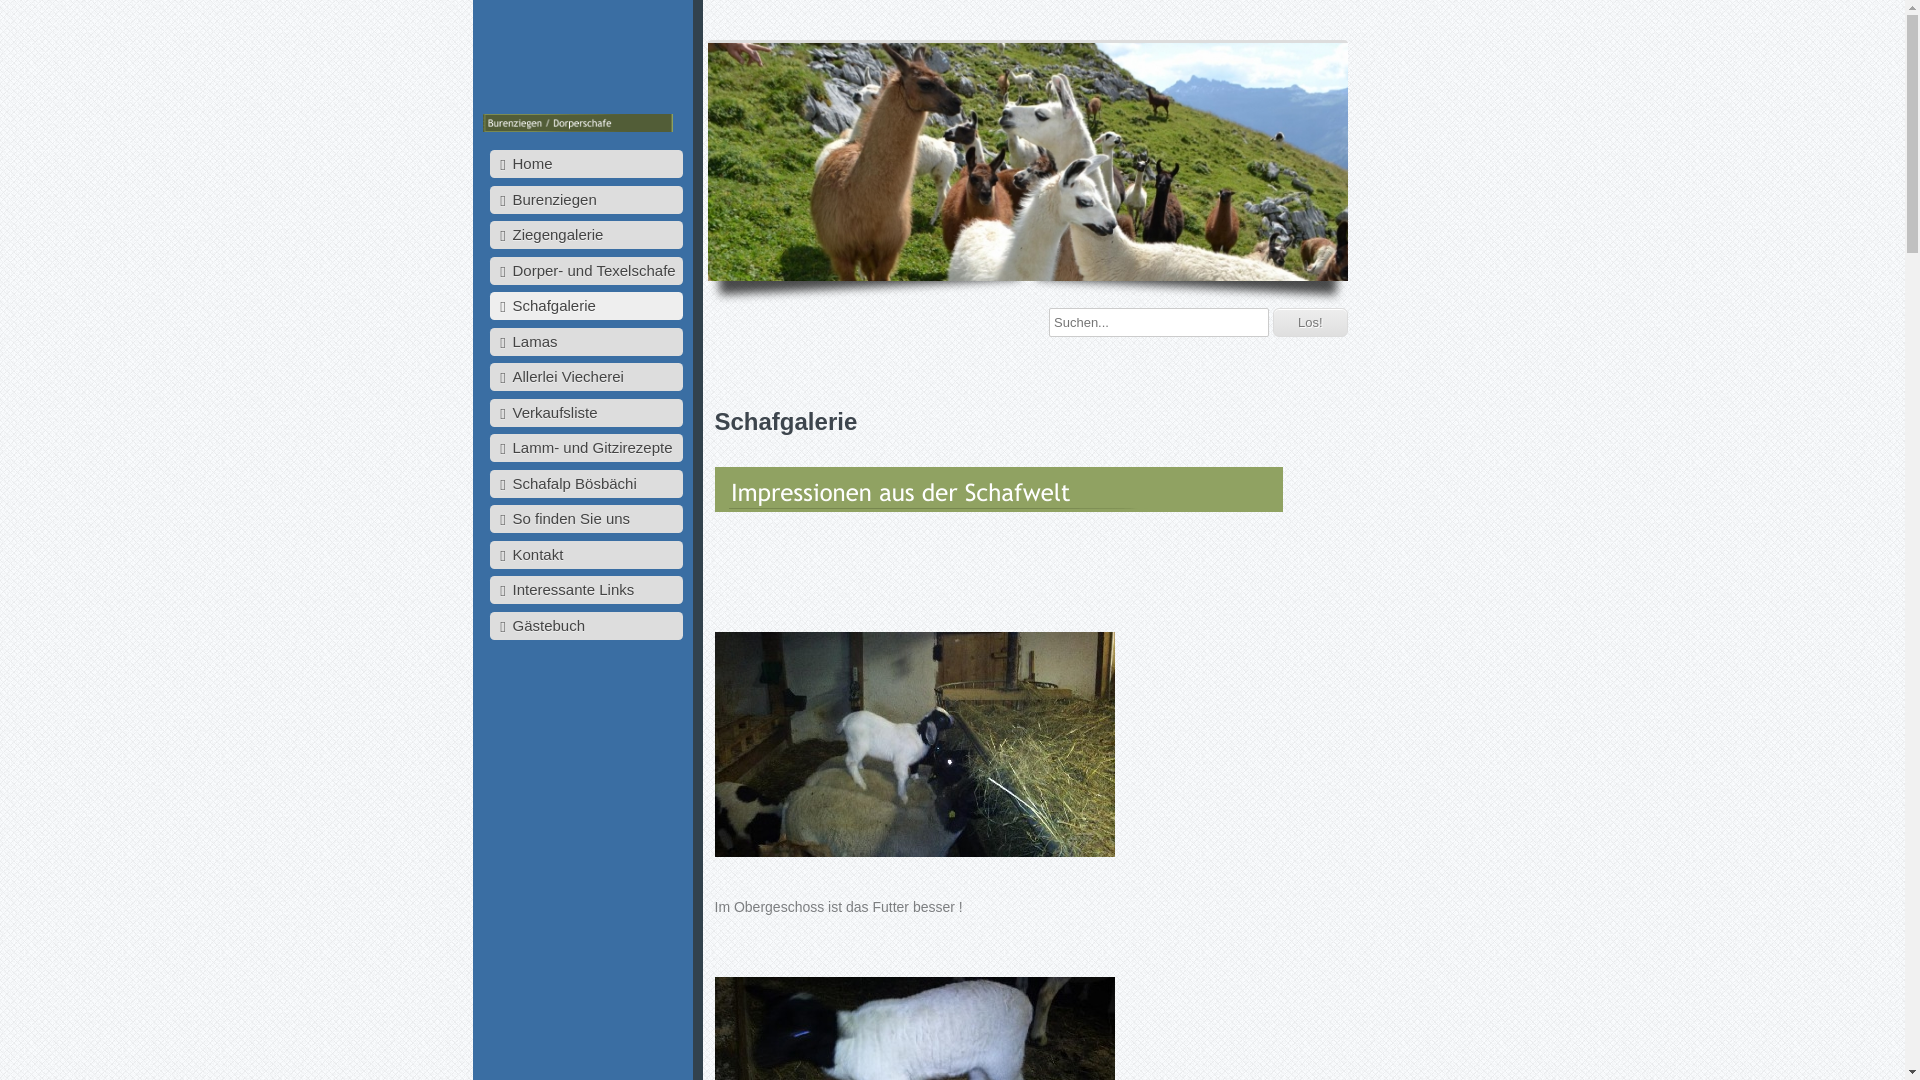  Describe the element at coordinates (585, 234) in the screenshot. I see `'Ziegengalerie'` at that location.